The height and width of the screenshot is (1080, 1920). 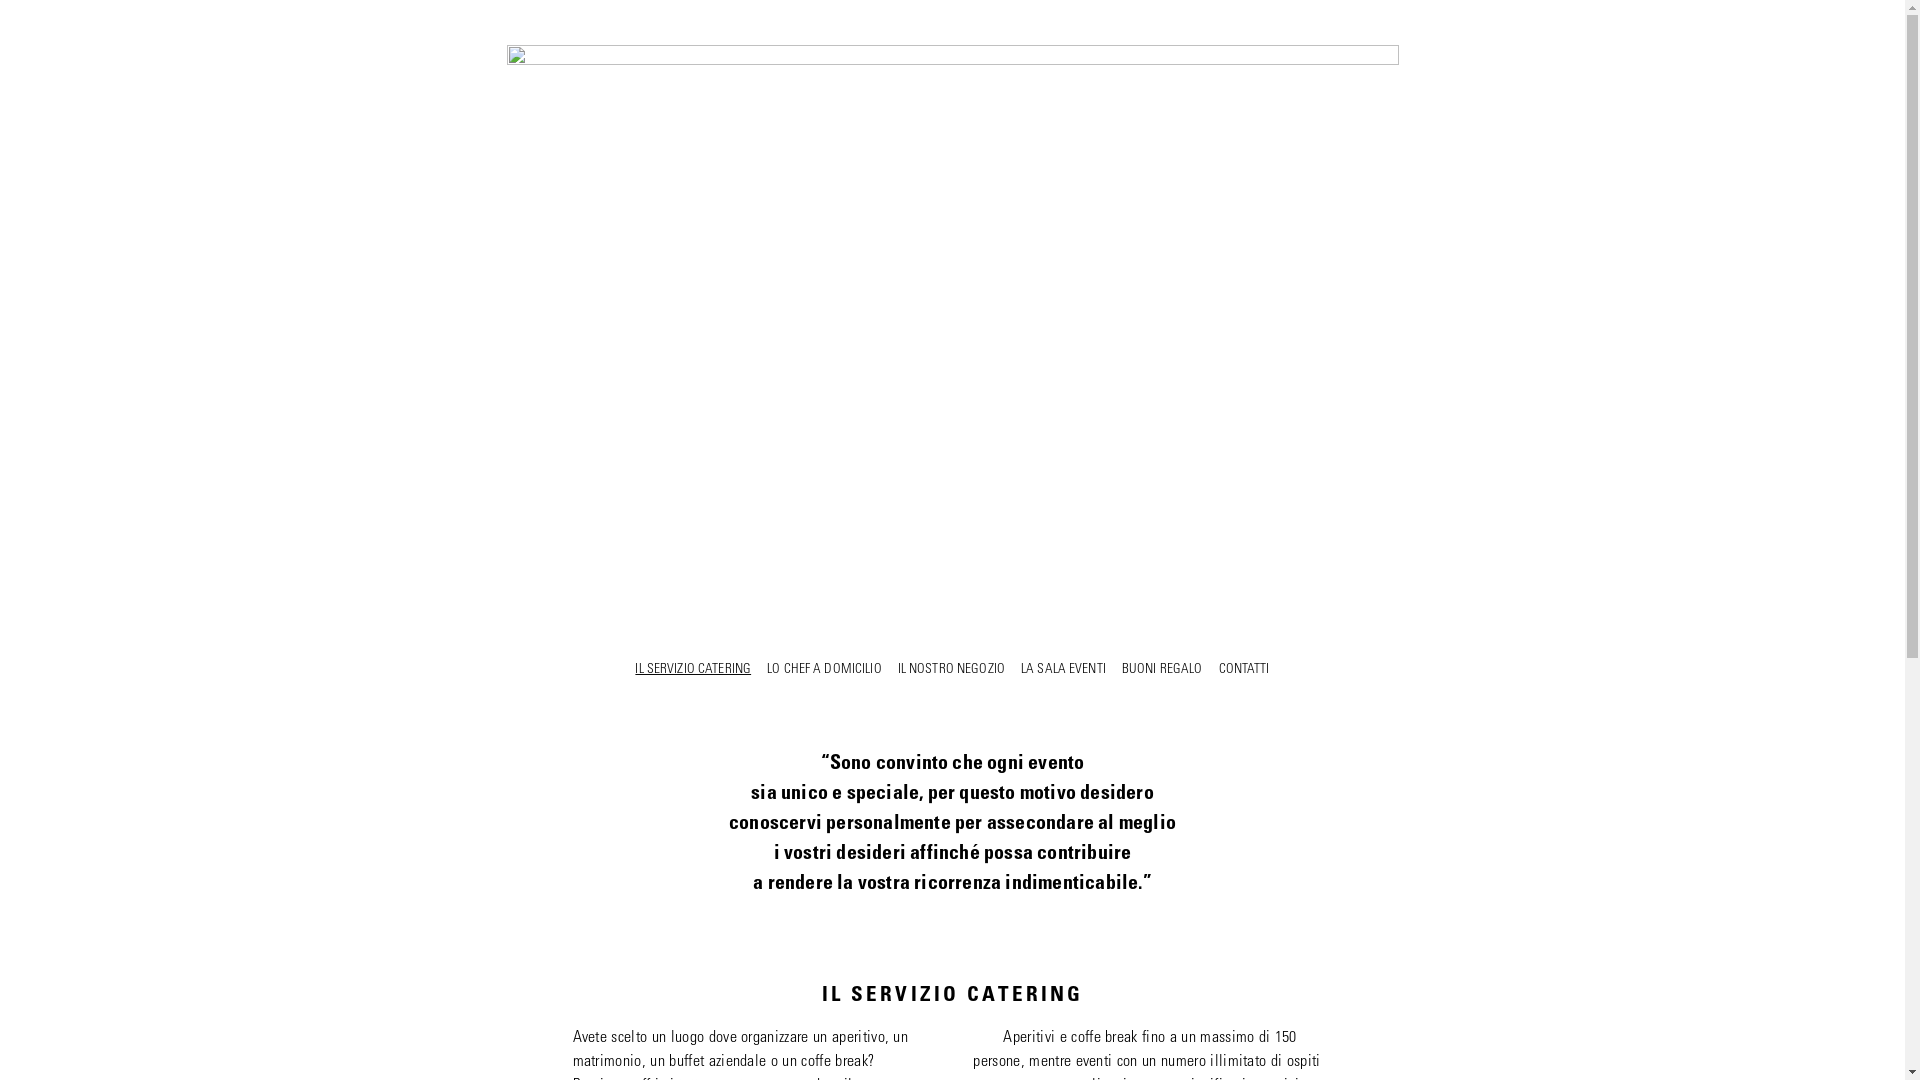 I want to click on 'LA SALA EVENTI', so click(x=1021, y=670).